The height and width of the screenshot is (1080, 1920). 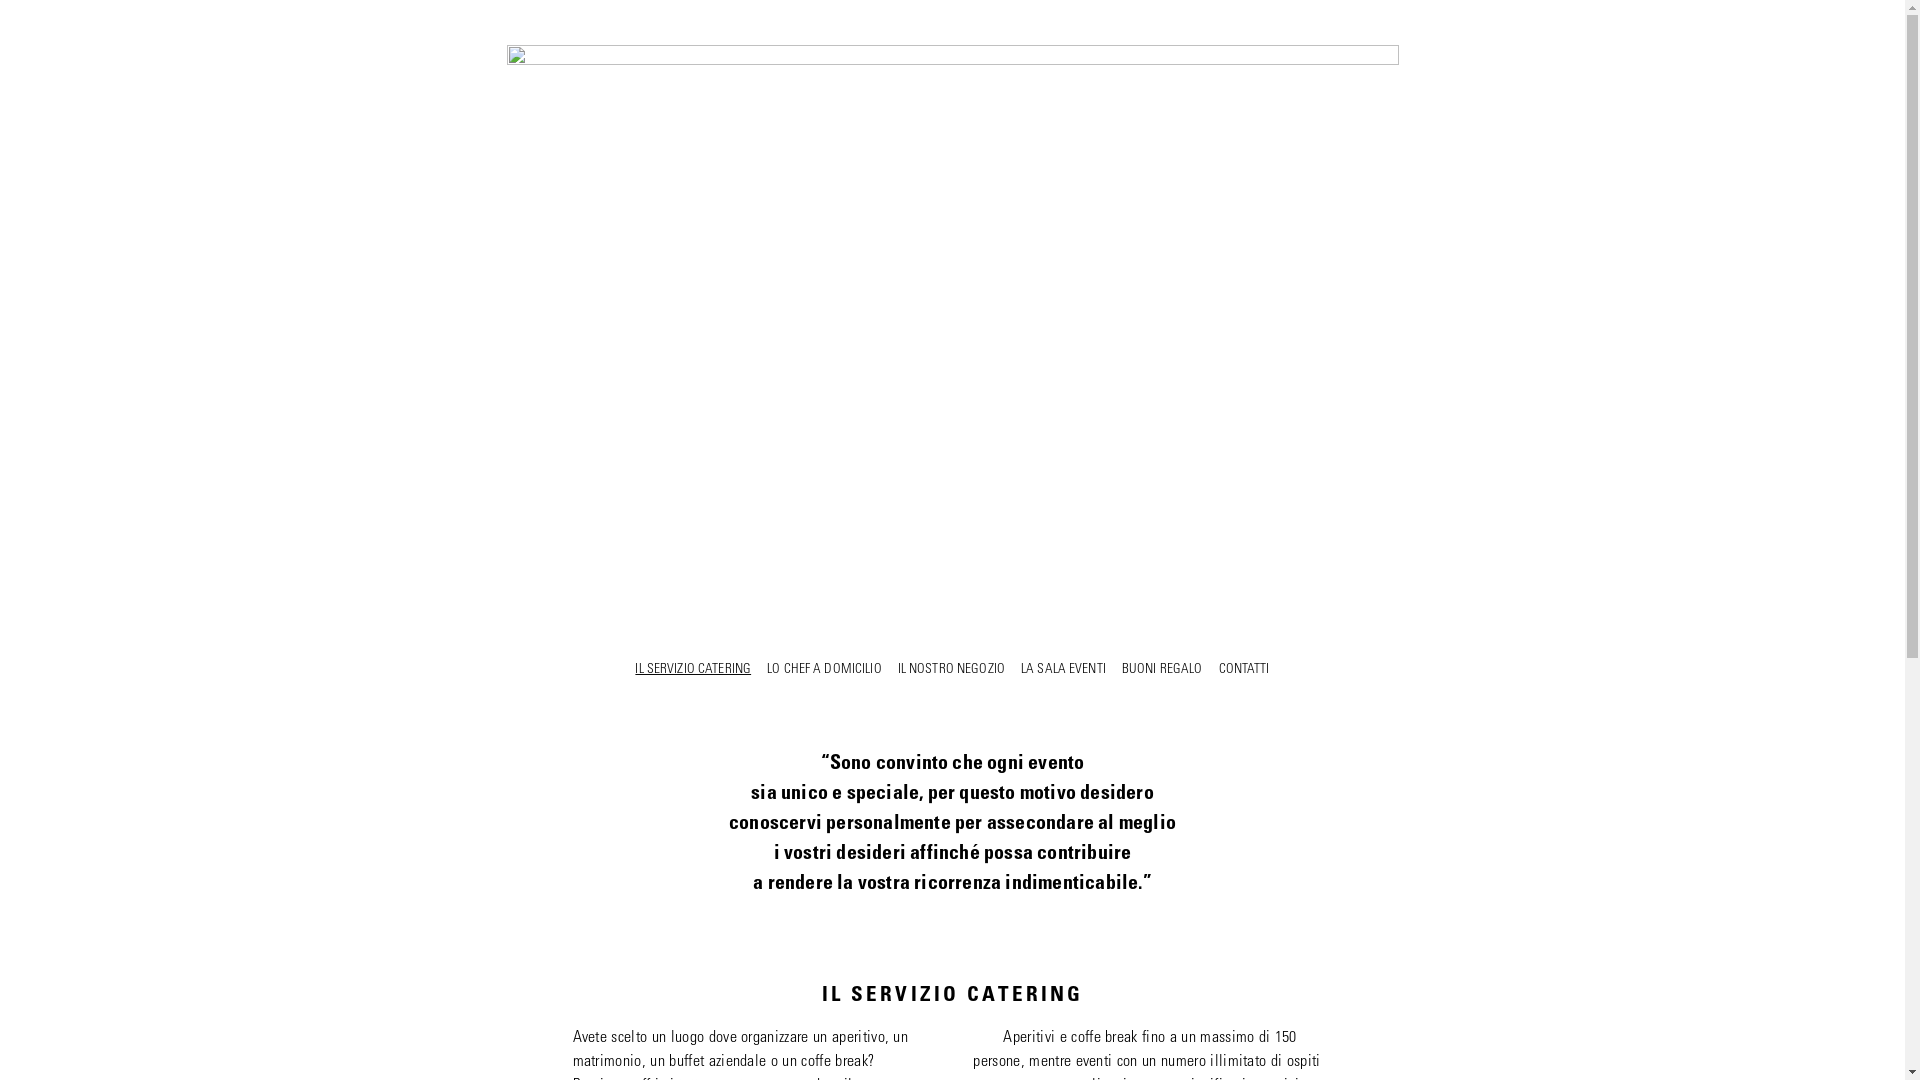 I want to click on 'LA SALA EVENTI', so click(x=1021, y=670).